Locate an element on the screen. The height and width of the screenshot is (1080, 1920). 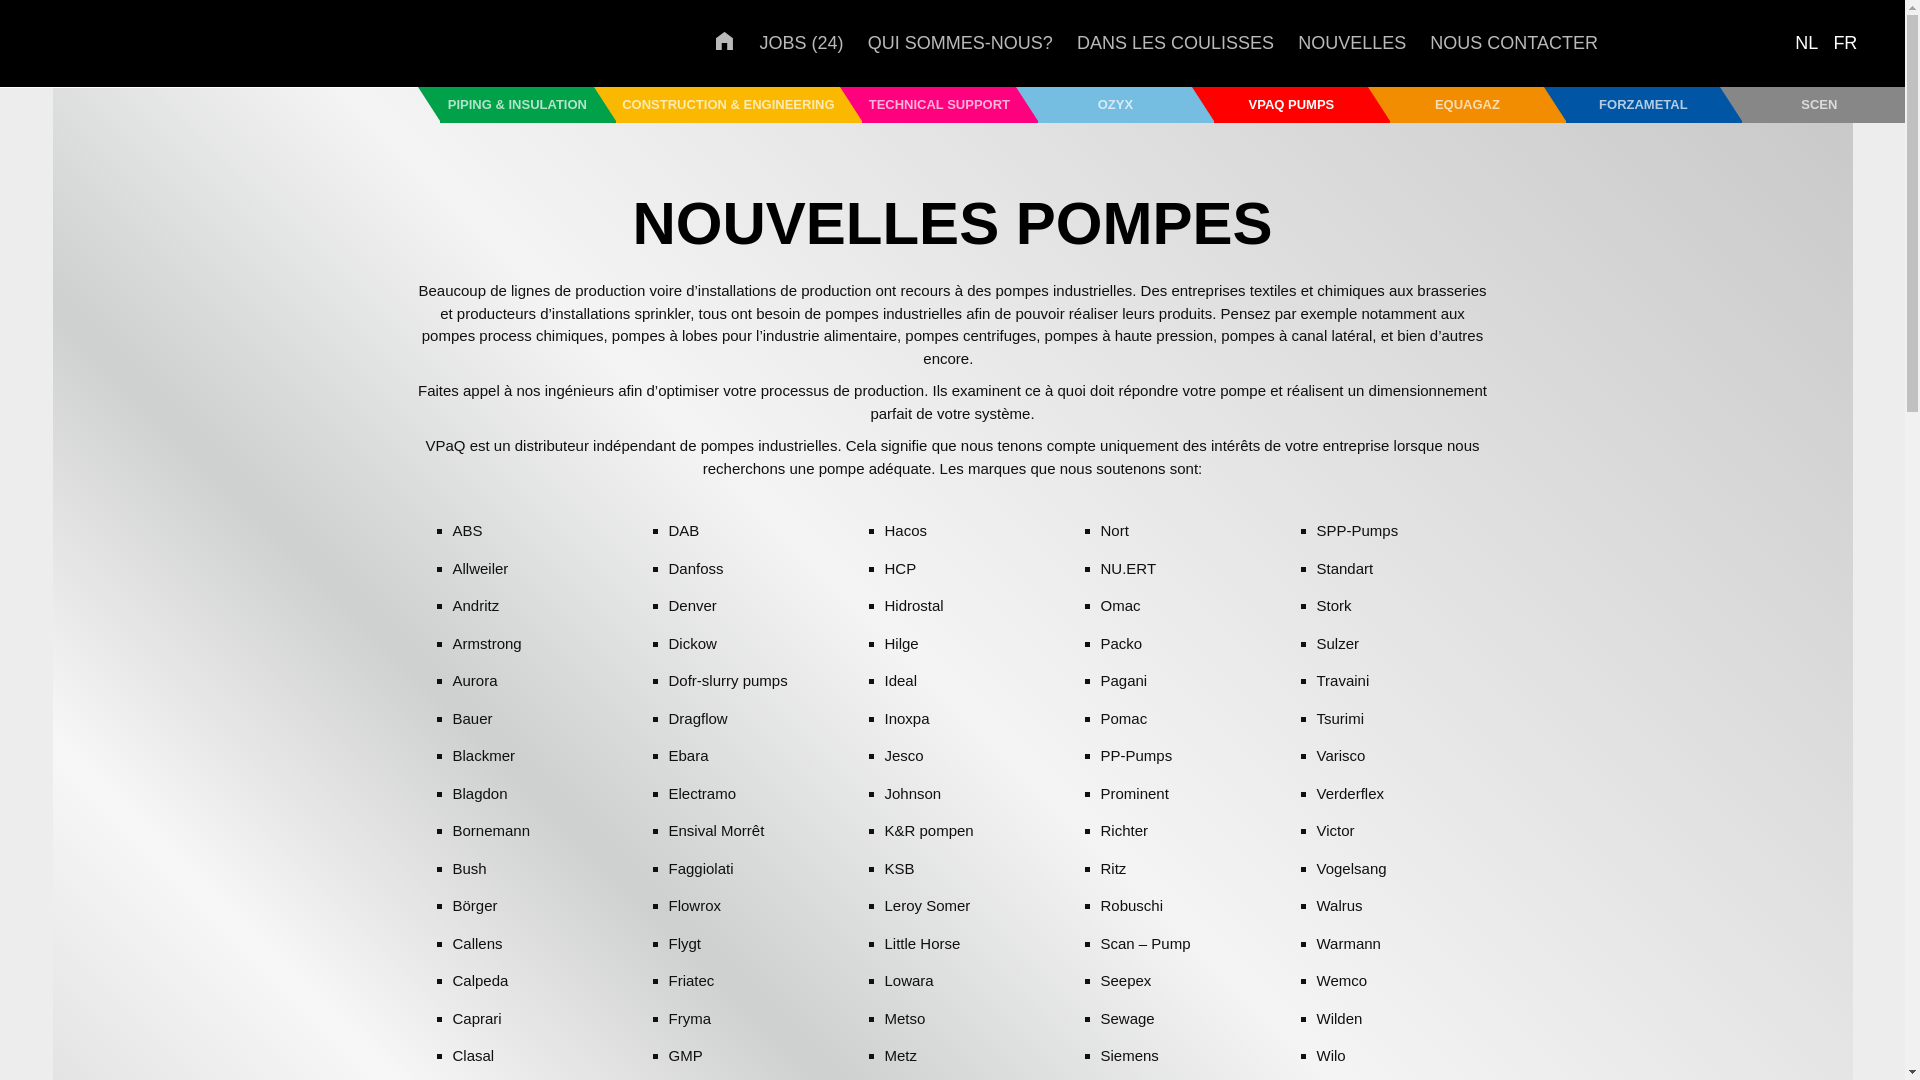
'QUI SOMMES-NOUS?' is located at coordinates (960, 42).